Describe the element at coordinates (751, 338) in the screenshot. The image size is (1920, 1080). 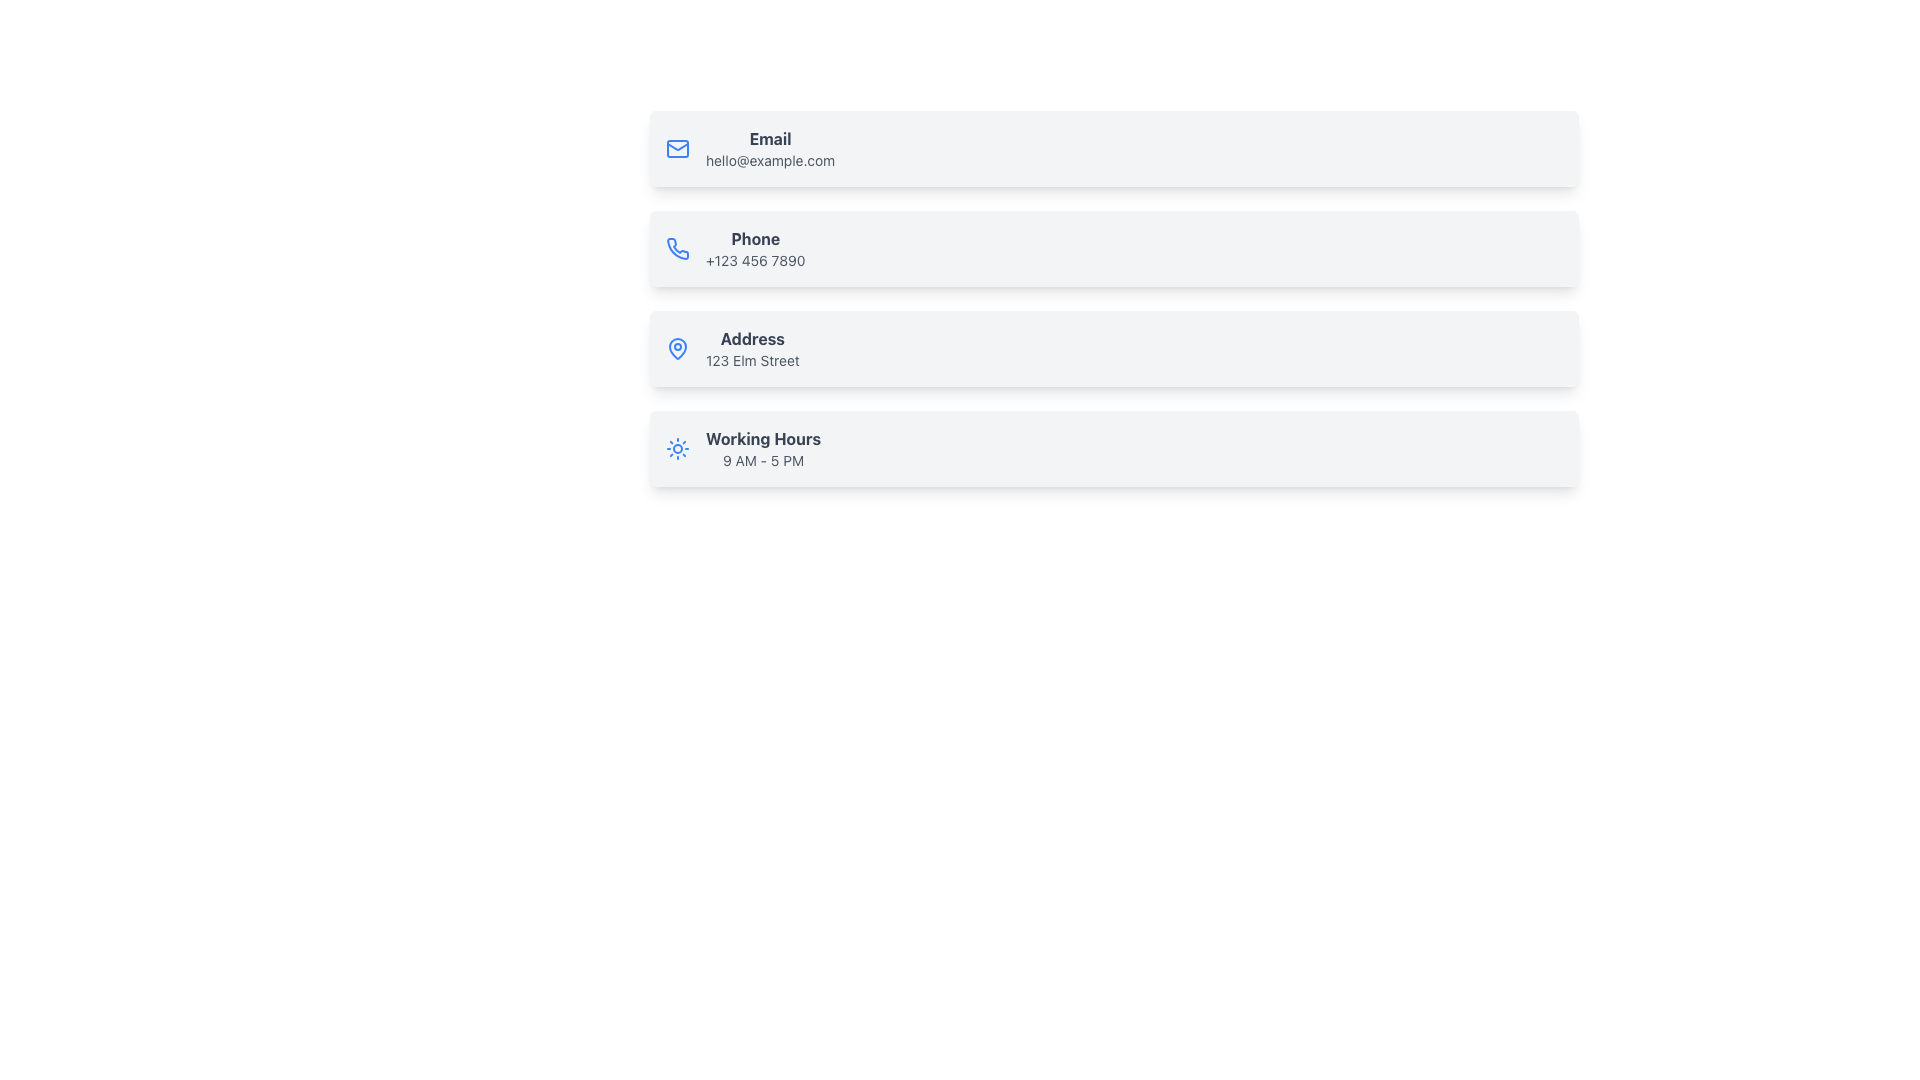
I see `the Text label that serves as a heading for the address content, located within the 'Address' card, positioned below the 'Phone' card and above the 'Working Hours' card, adjacent to a location icon` at that location.